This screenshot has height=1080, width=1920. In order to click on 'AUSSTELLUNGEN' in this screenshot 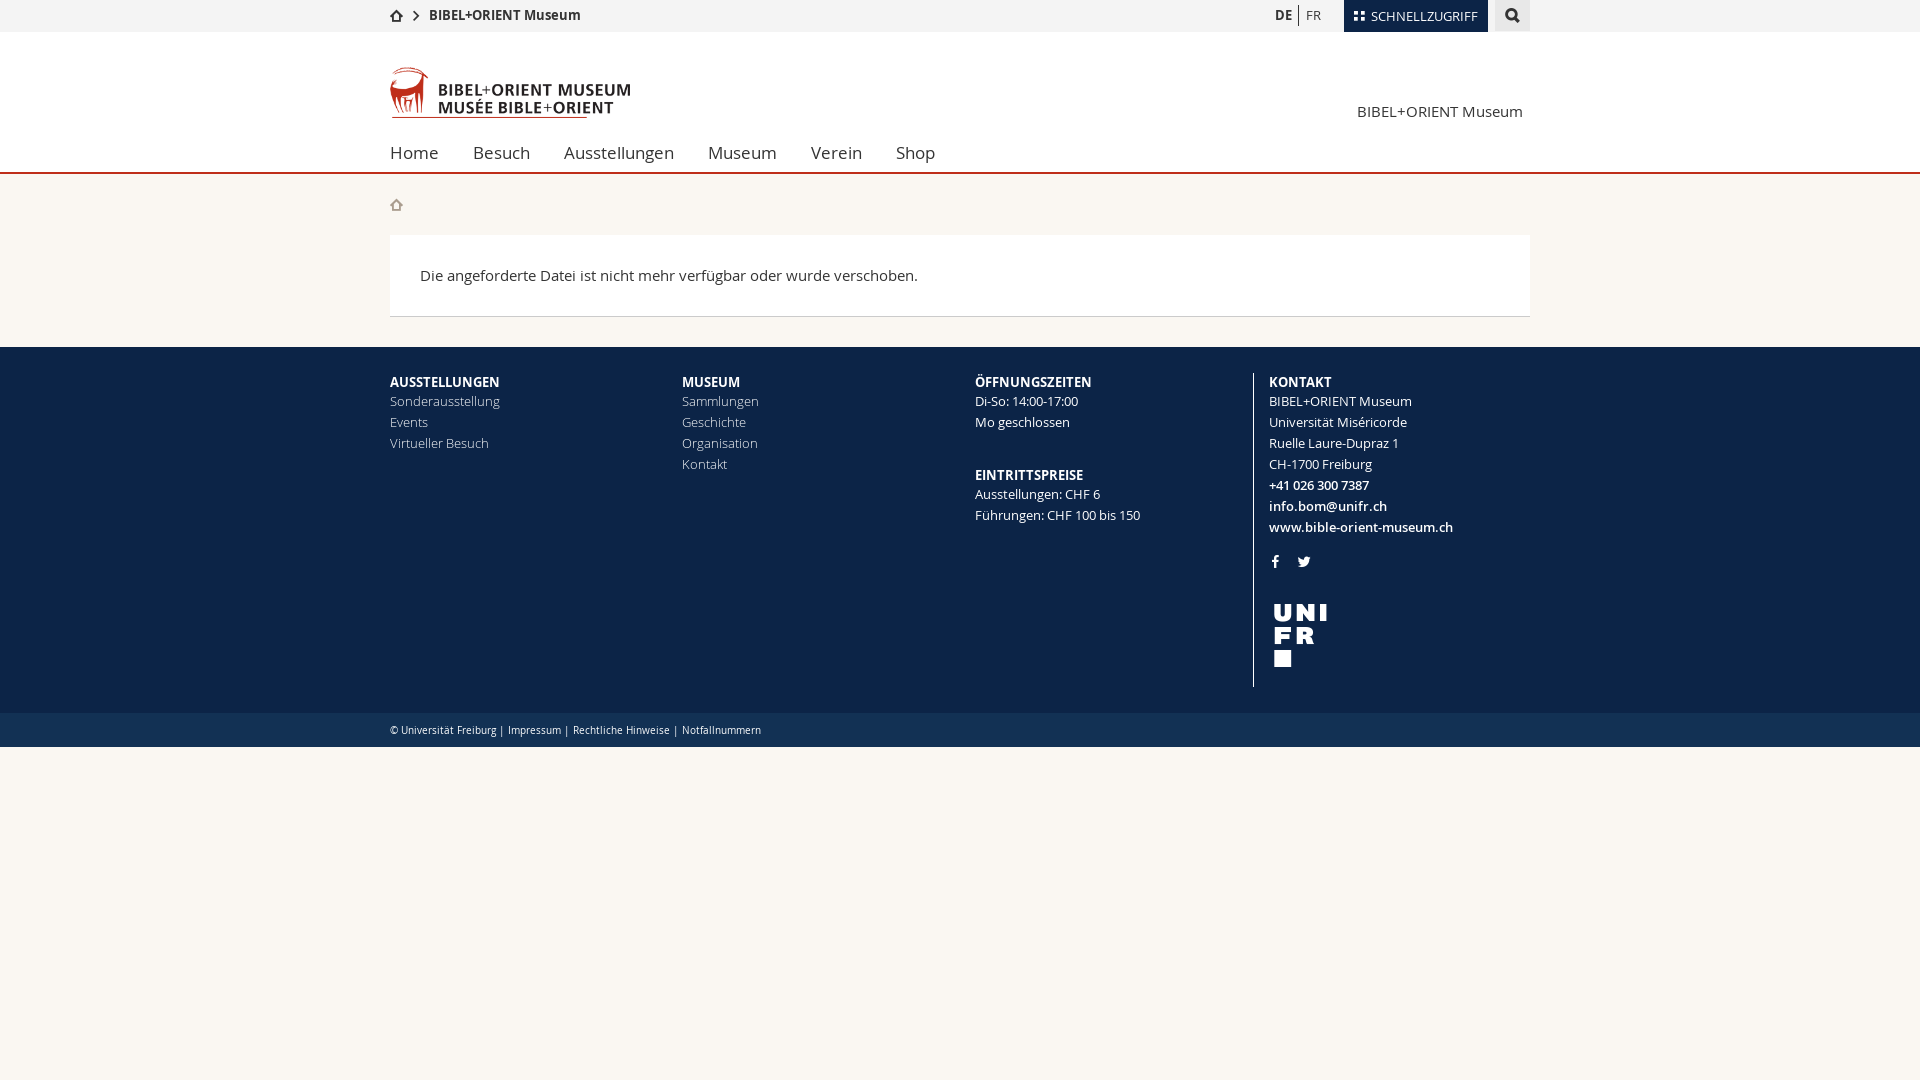, I will do `click(444, 381)`.